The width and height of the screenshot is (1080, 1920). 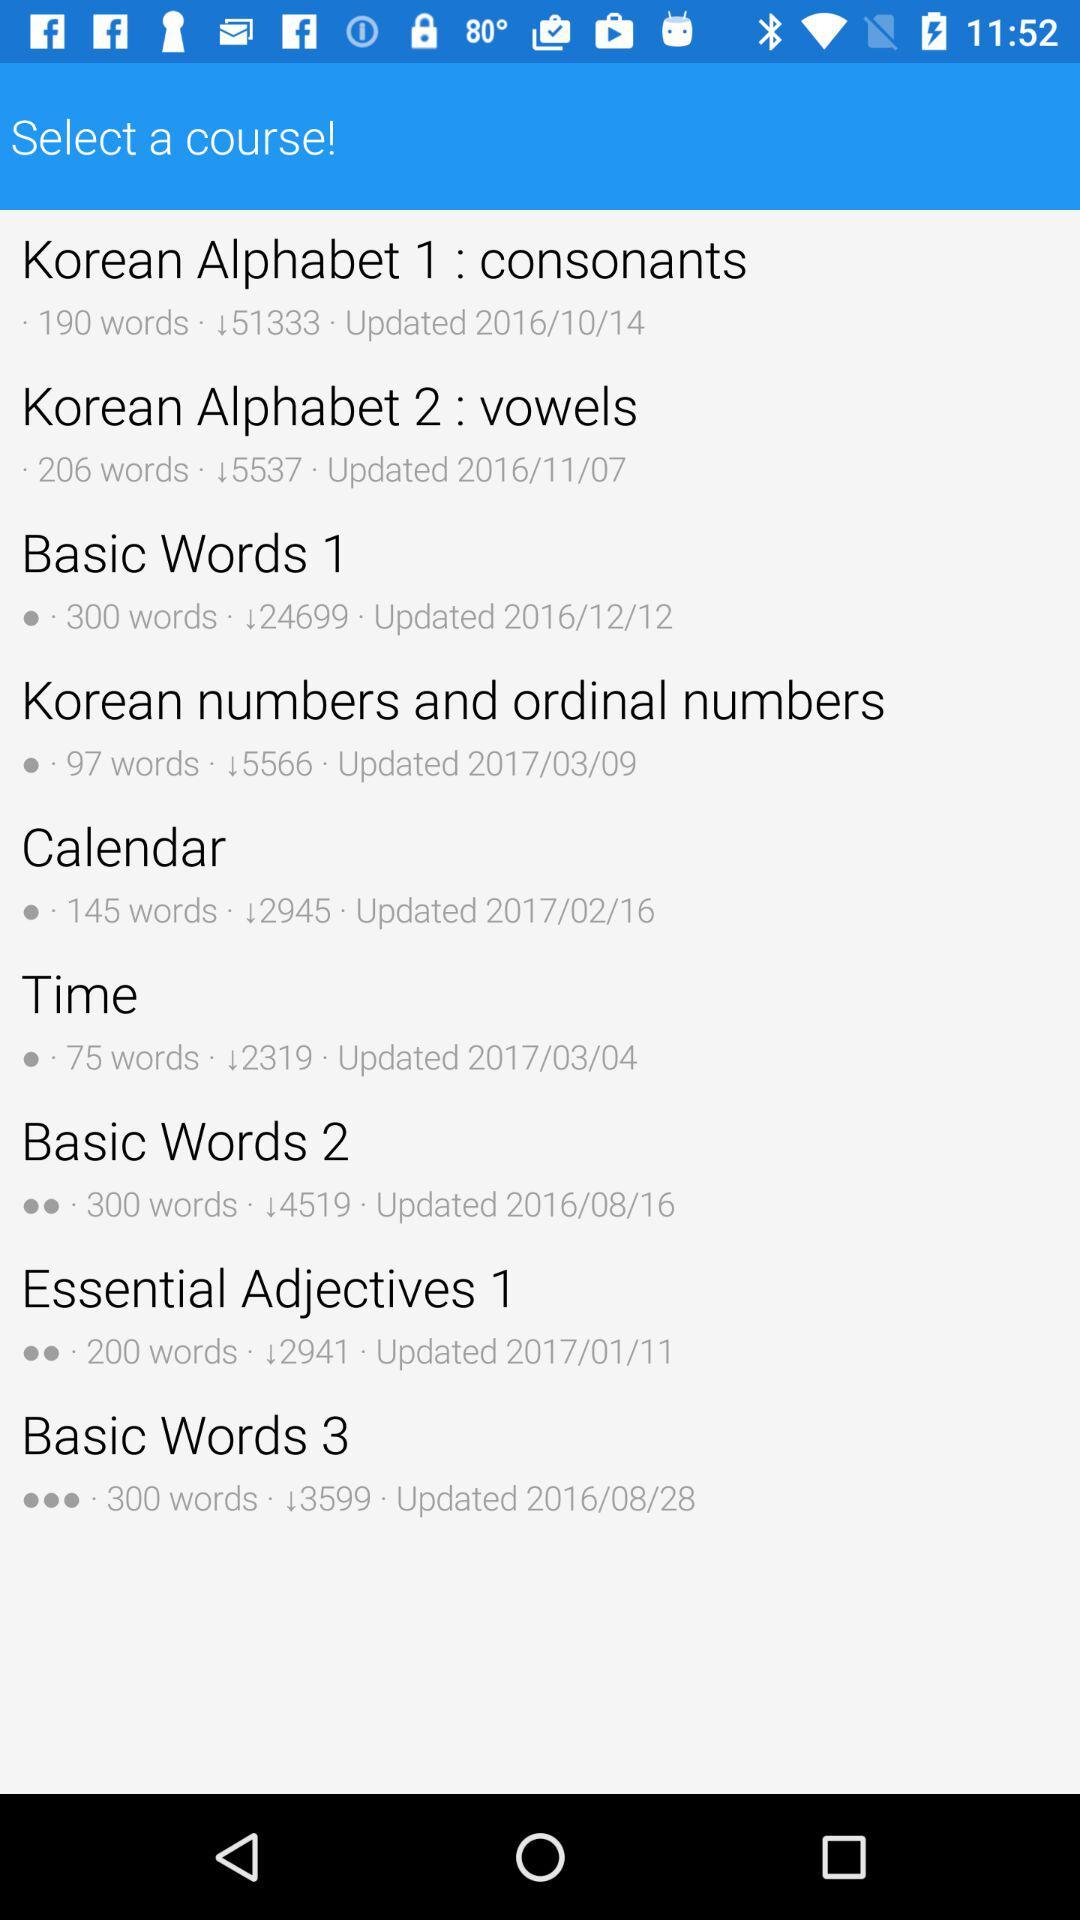 I want to click on the calendar 145 words, so click(x=540, y=871).